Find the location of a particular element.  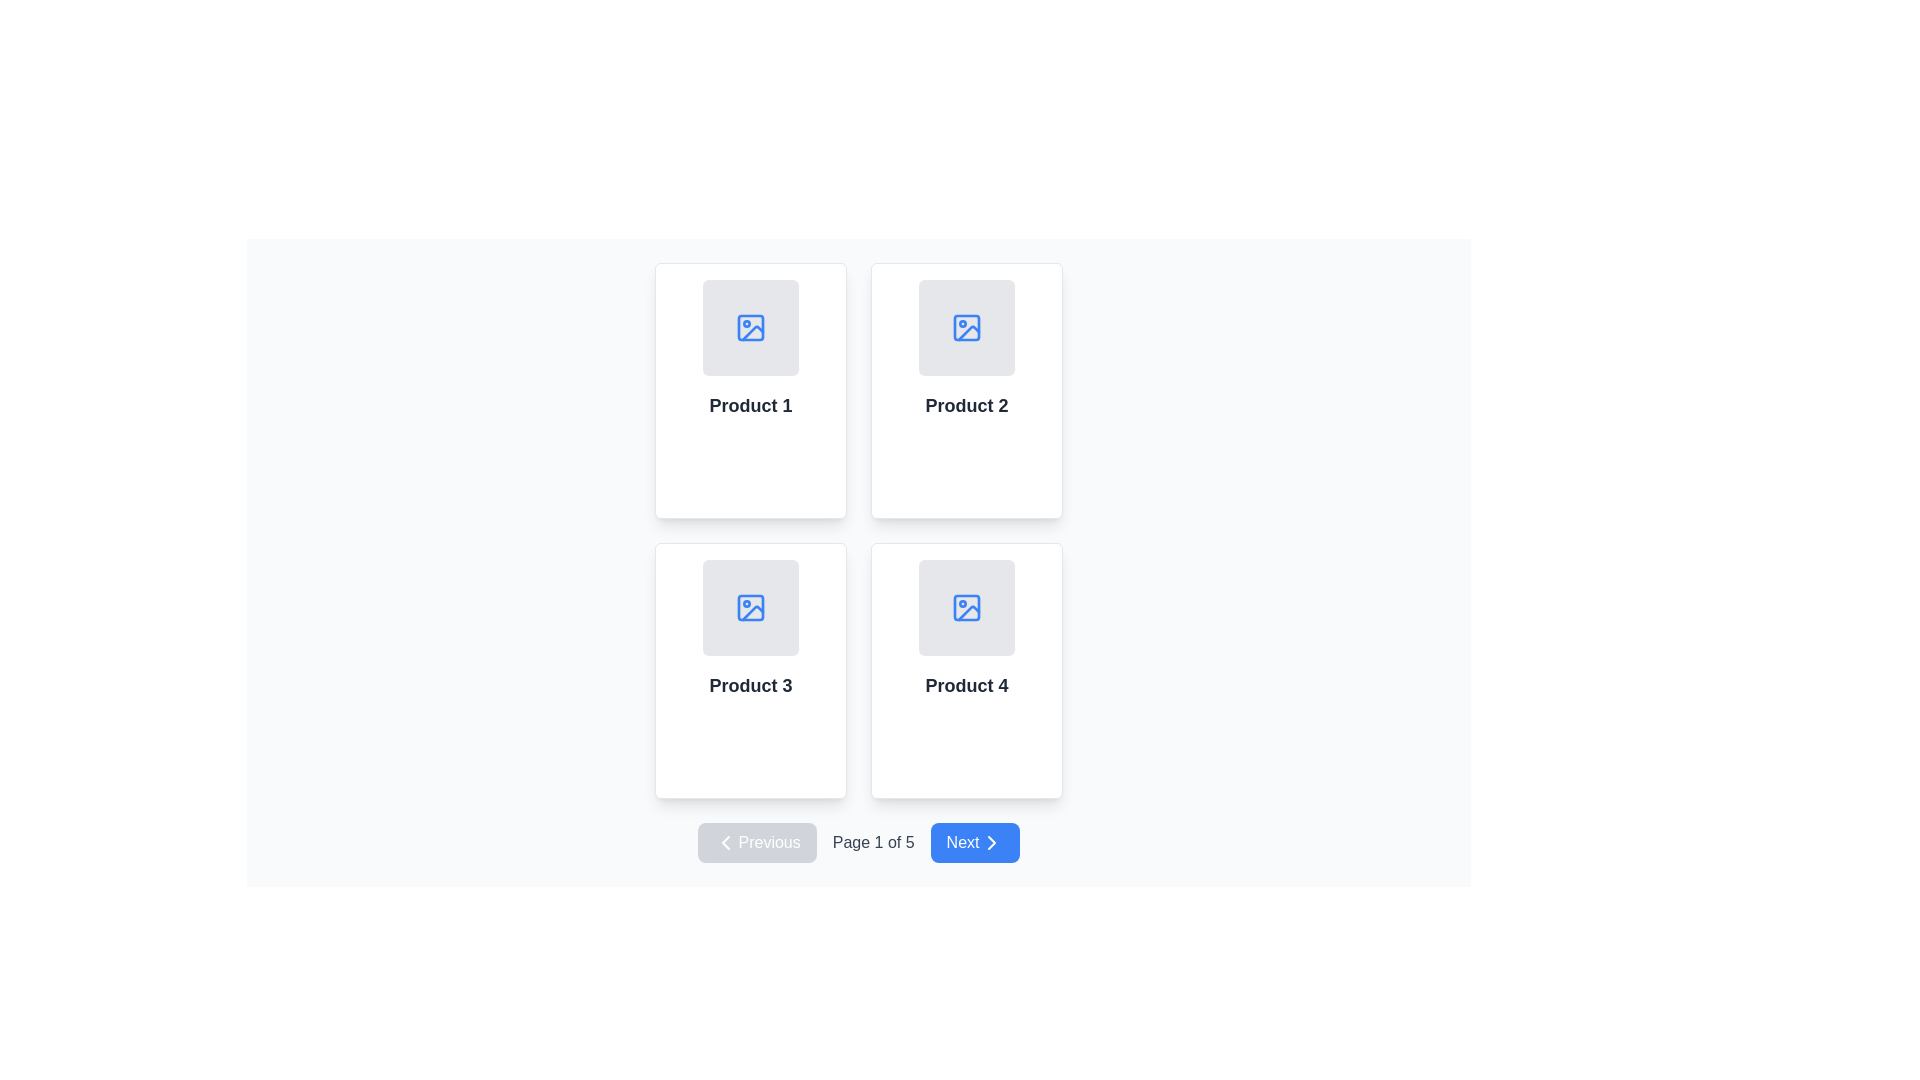

the icon in the top right tile labeled 'Product 2', which visually indicates a placeholder or preview image for the product is located at coordinates (966, 326).